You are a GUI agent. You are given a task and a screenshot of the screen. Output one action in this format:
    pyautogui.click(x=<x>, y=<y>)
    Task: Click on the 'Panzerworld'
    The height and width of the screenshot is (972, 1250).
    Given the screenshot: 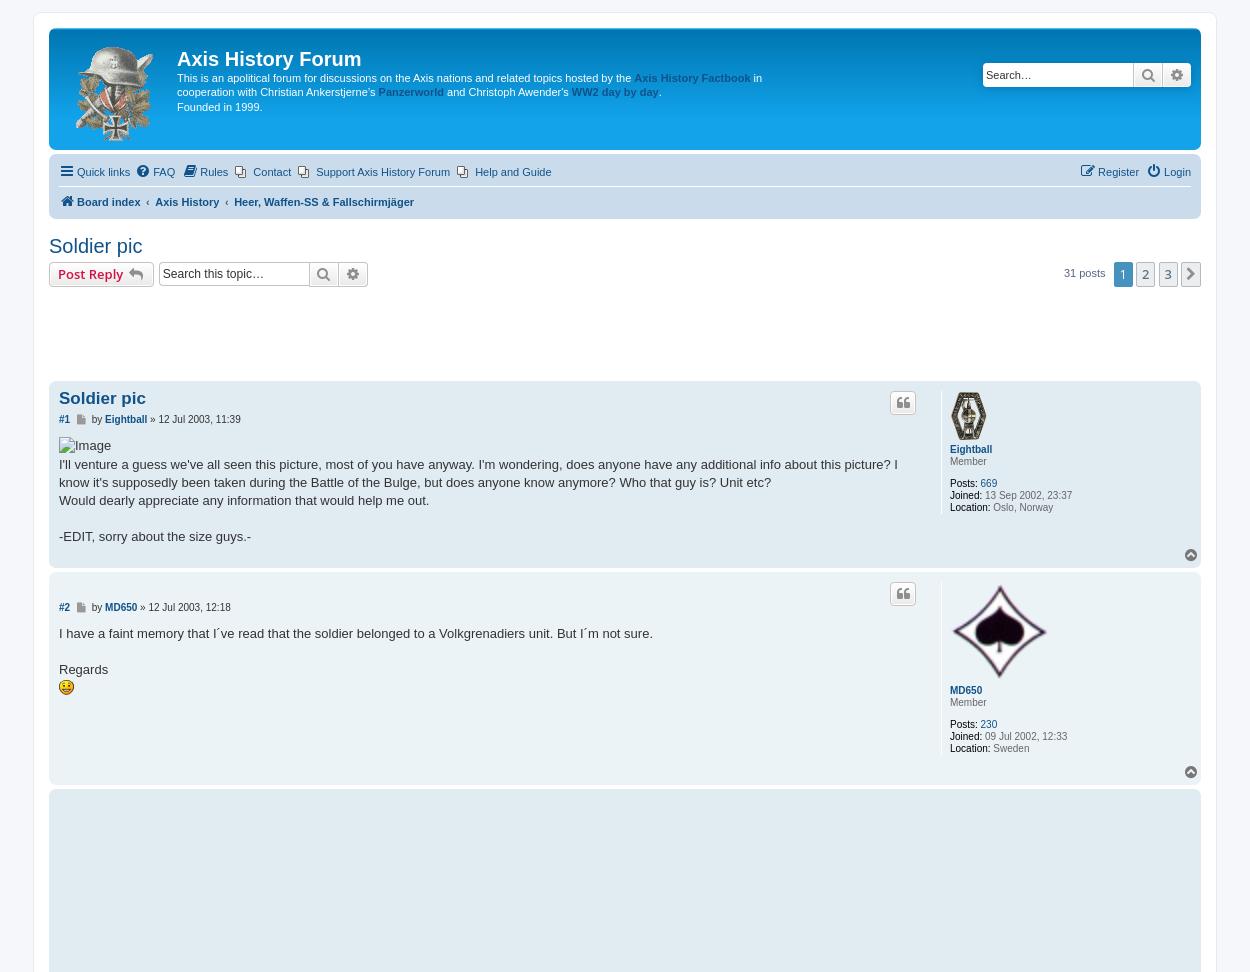 What is the action you would take?
    pyautogui.click(x=378, y=91)
    